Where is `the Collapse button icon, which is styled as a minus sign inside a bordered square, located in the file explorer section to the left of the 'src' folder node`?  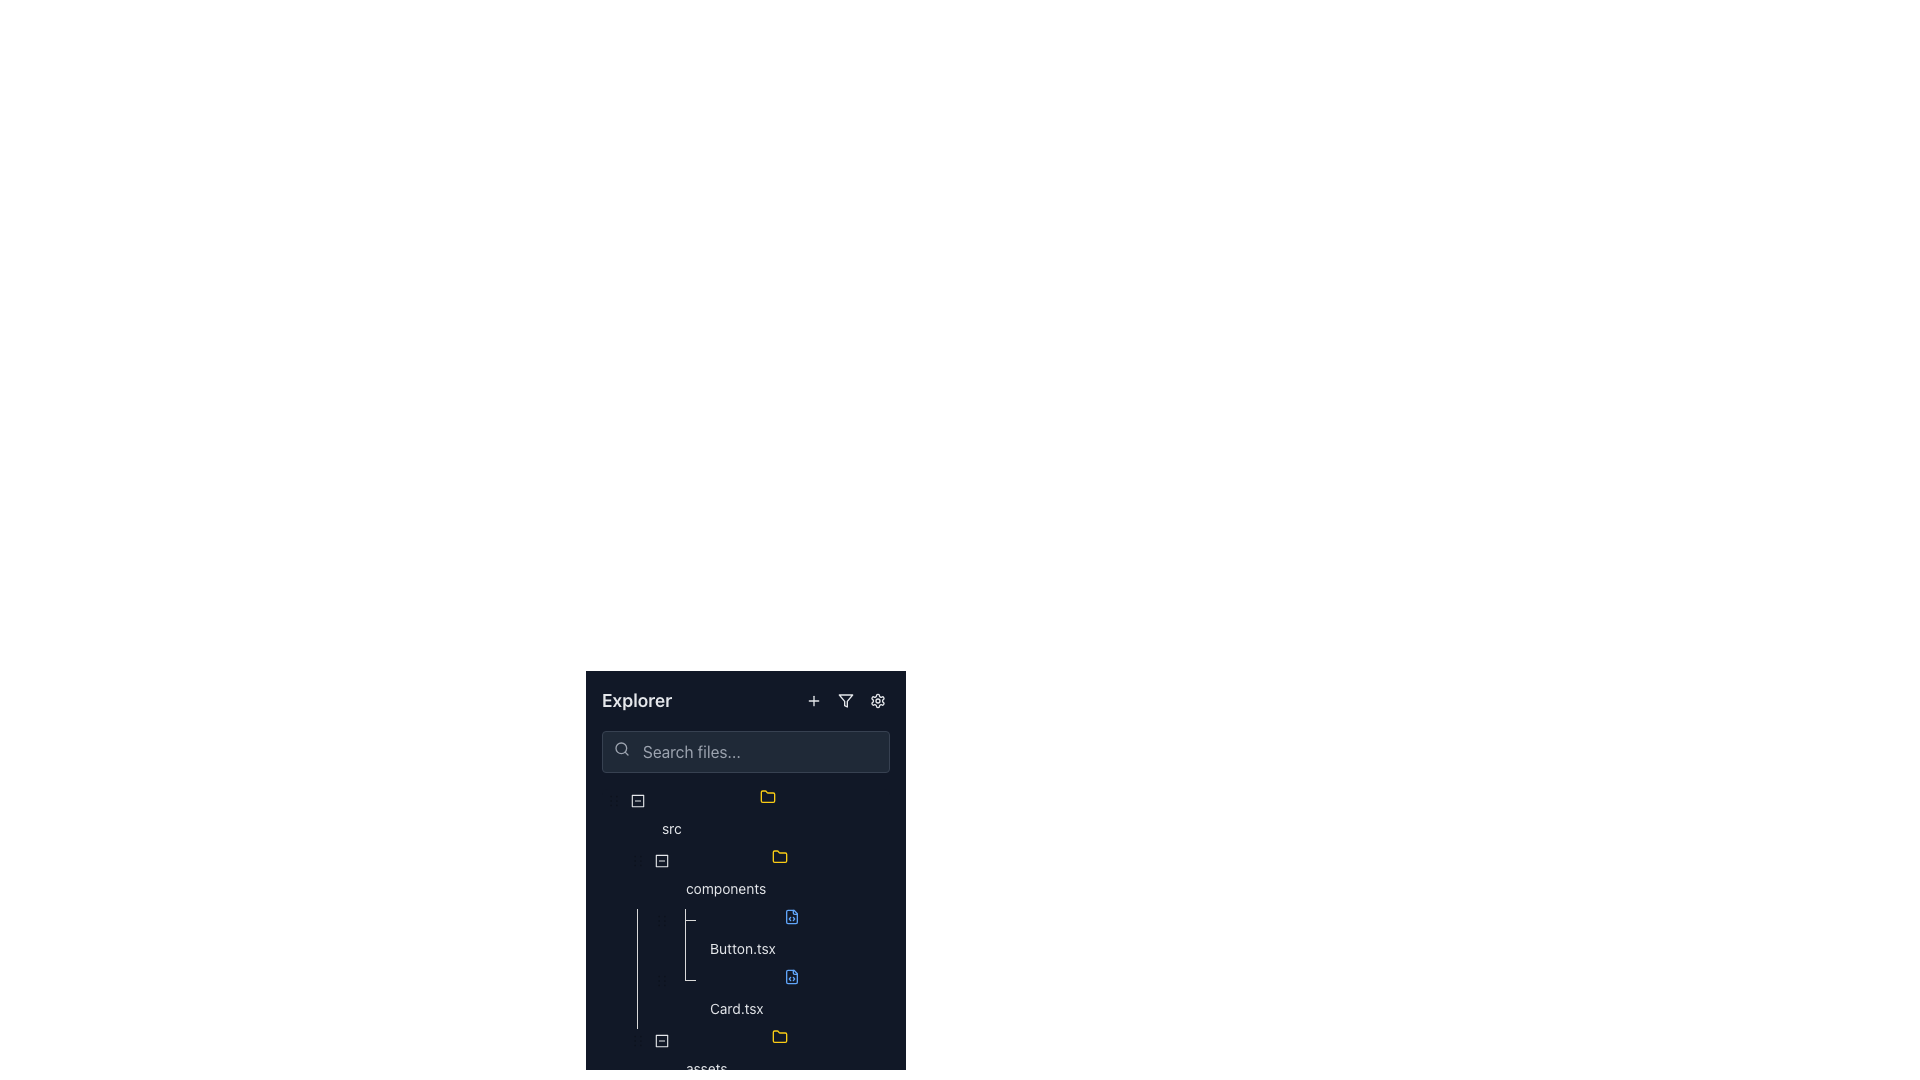
the Collapse button icon, which is styled as a minus sign inside a bordered square, located in the file explorer section to the left of the 'src' folder node is located at coordinates (637, 800).